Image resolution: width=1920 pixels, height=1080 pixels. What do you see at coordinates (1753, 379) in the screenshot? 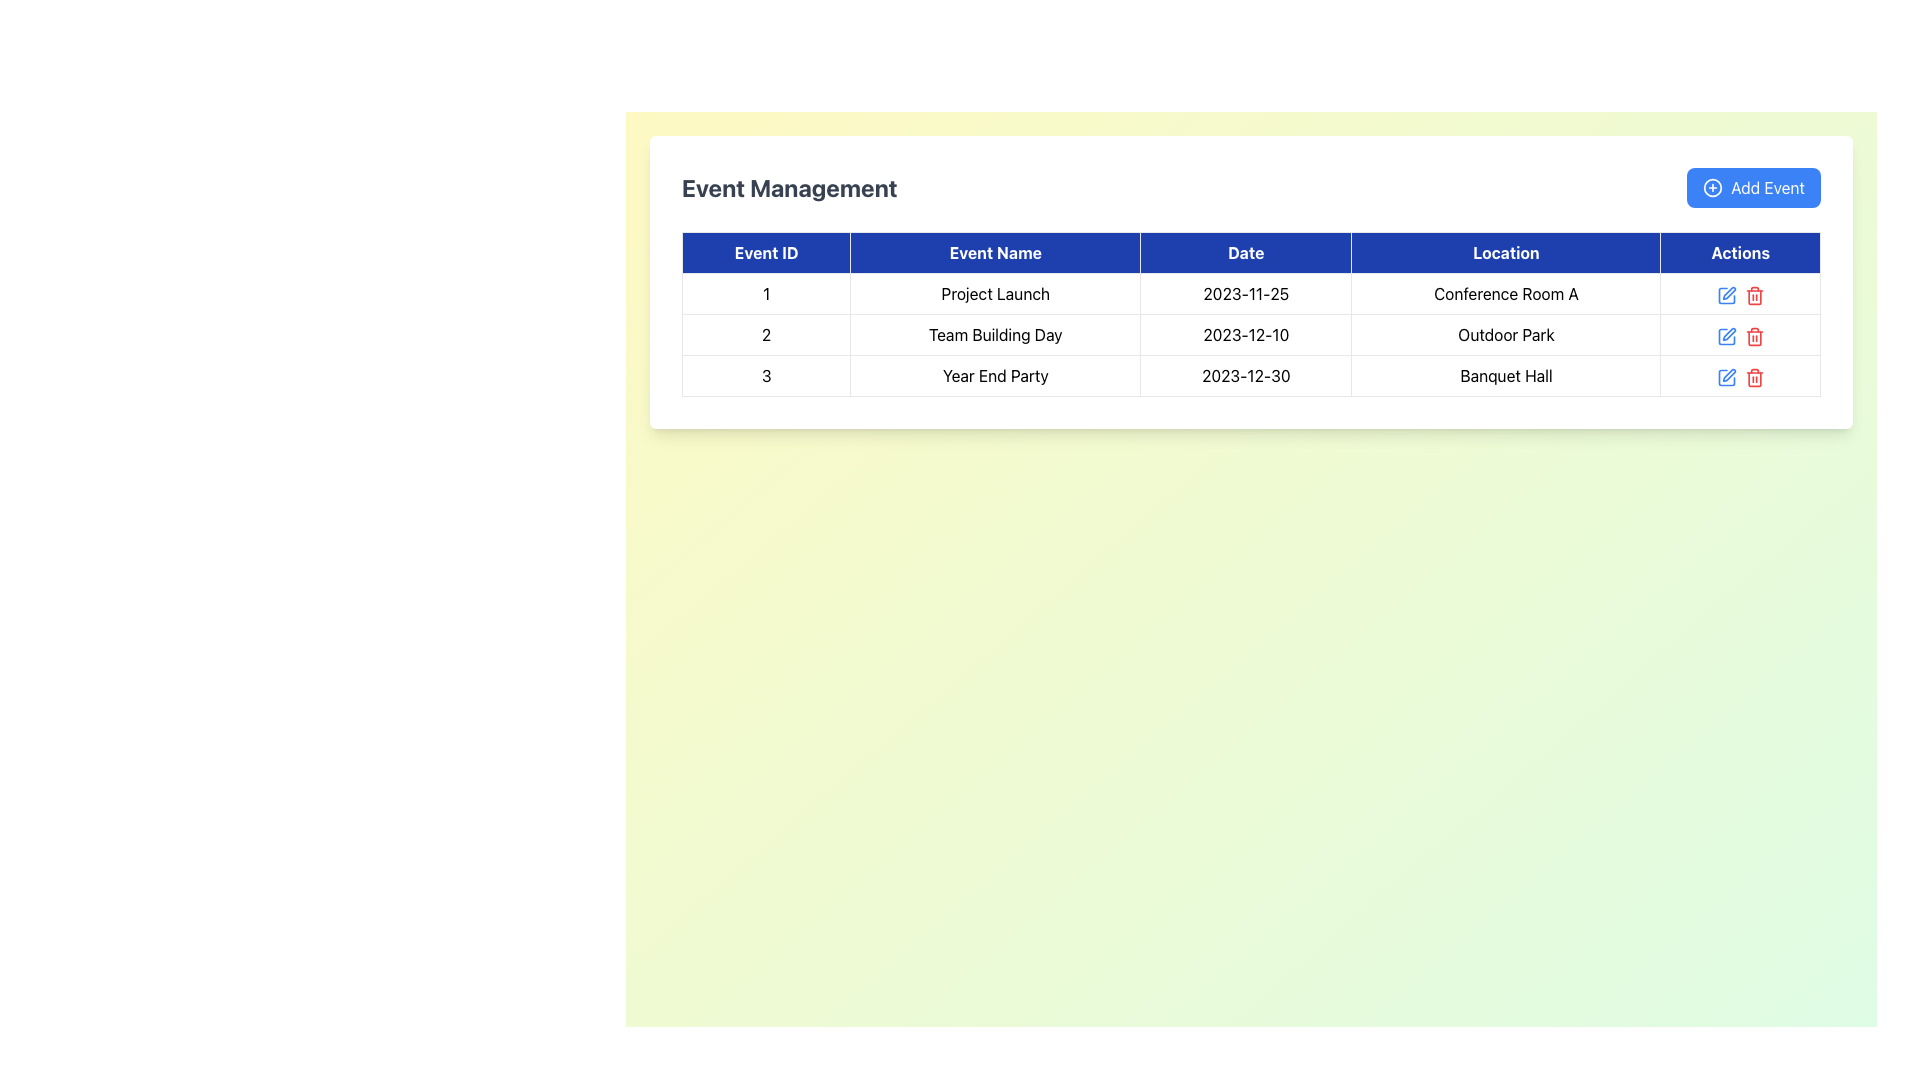
I see `the trash can icon in the Actions column of the third row of the table` at bounding box center [1753, 379].